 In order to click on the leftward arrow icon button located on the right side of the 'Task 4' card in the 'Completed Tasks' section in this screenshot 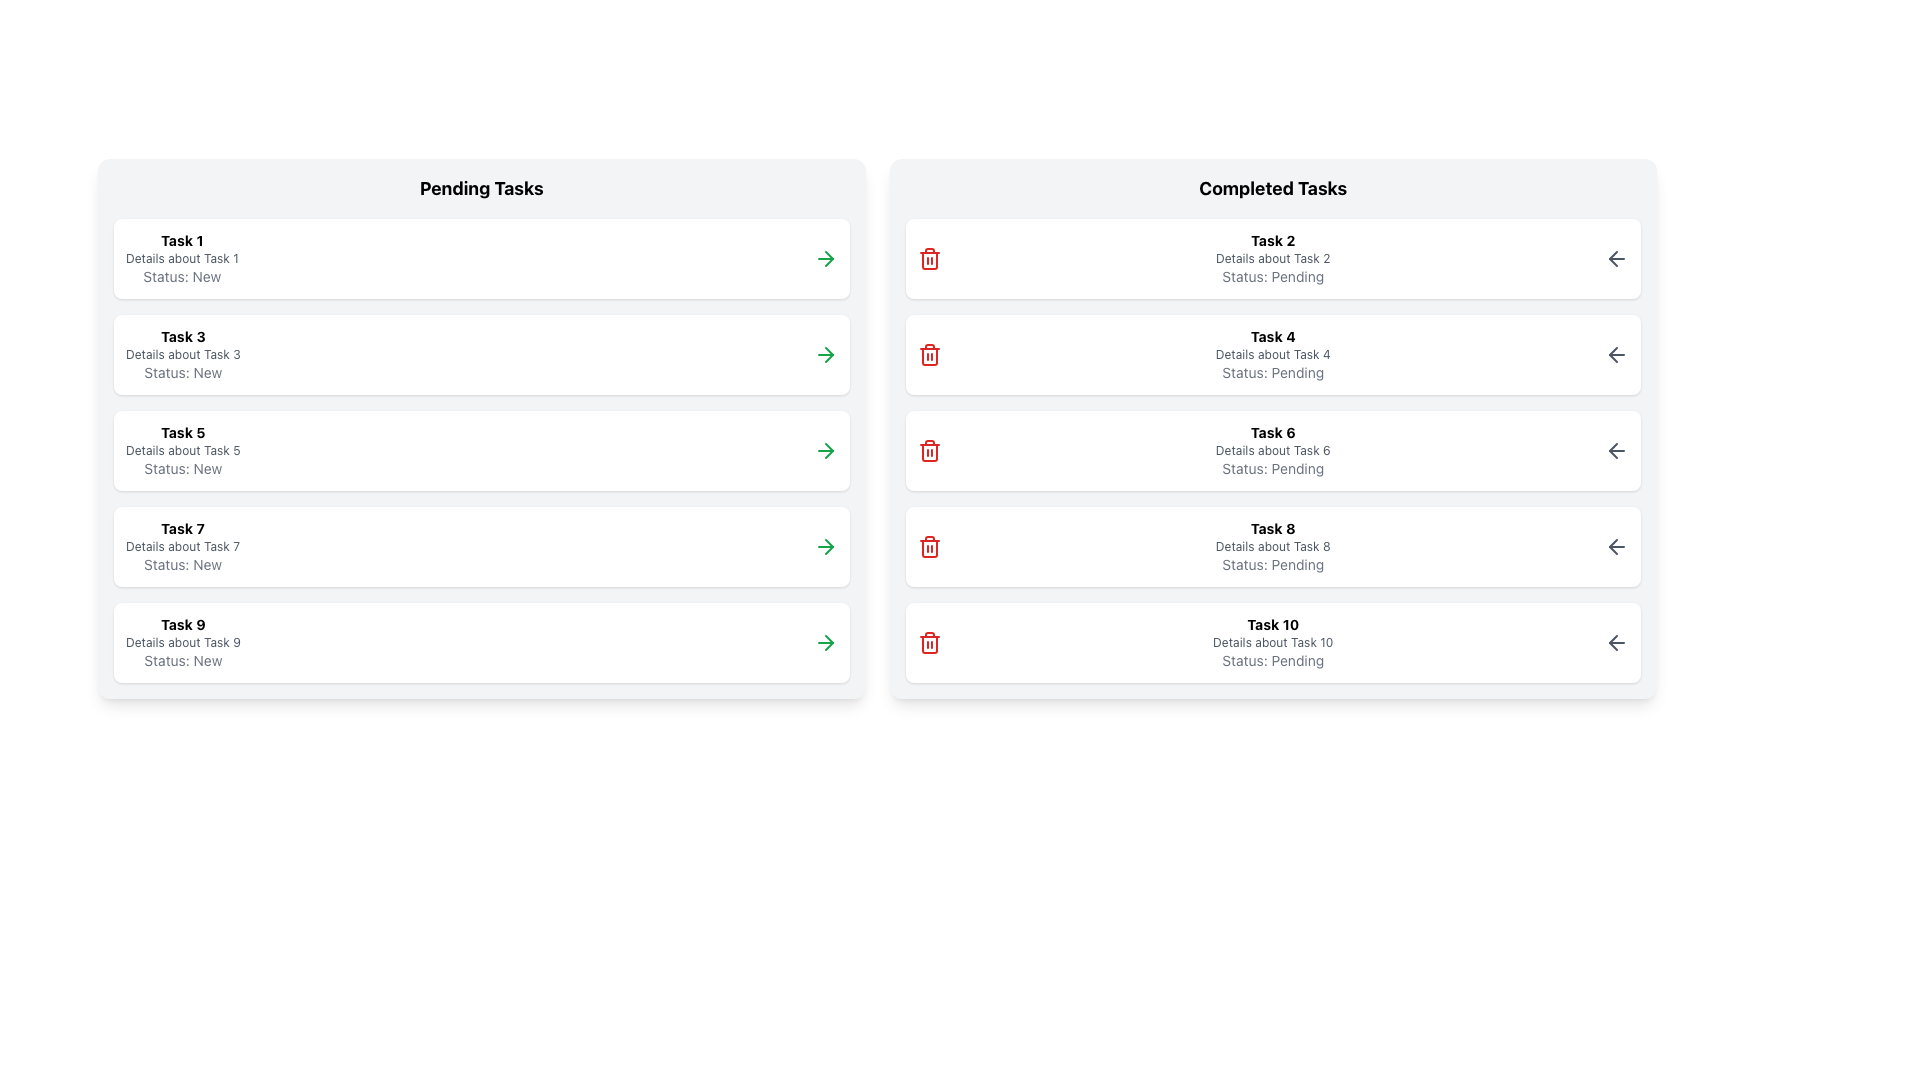, I will do `click(1617, 353)`.